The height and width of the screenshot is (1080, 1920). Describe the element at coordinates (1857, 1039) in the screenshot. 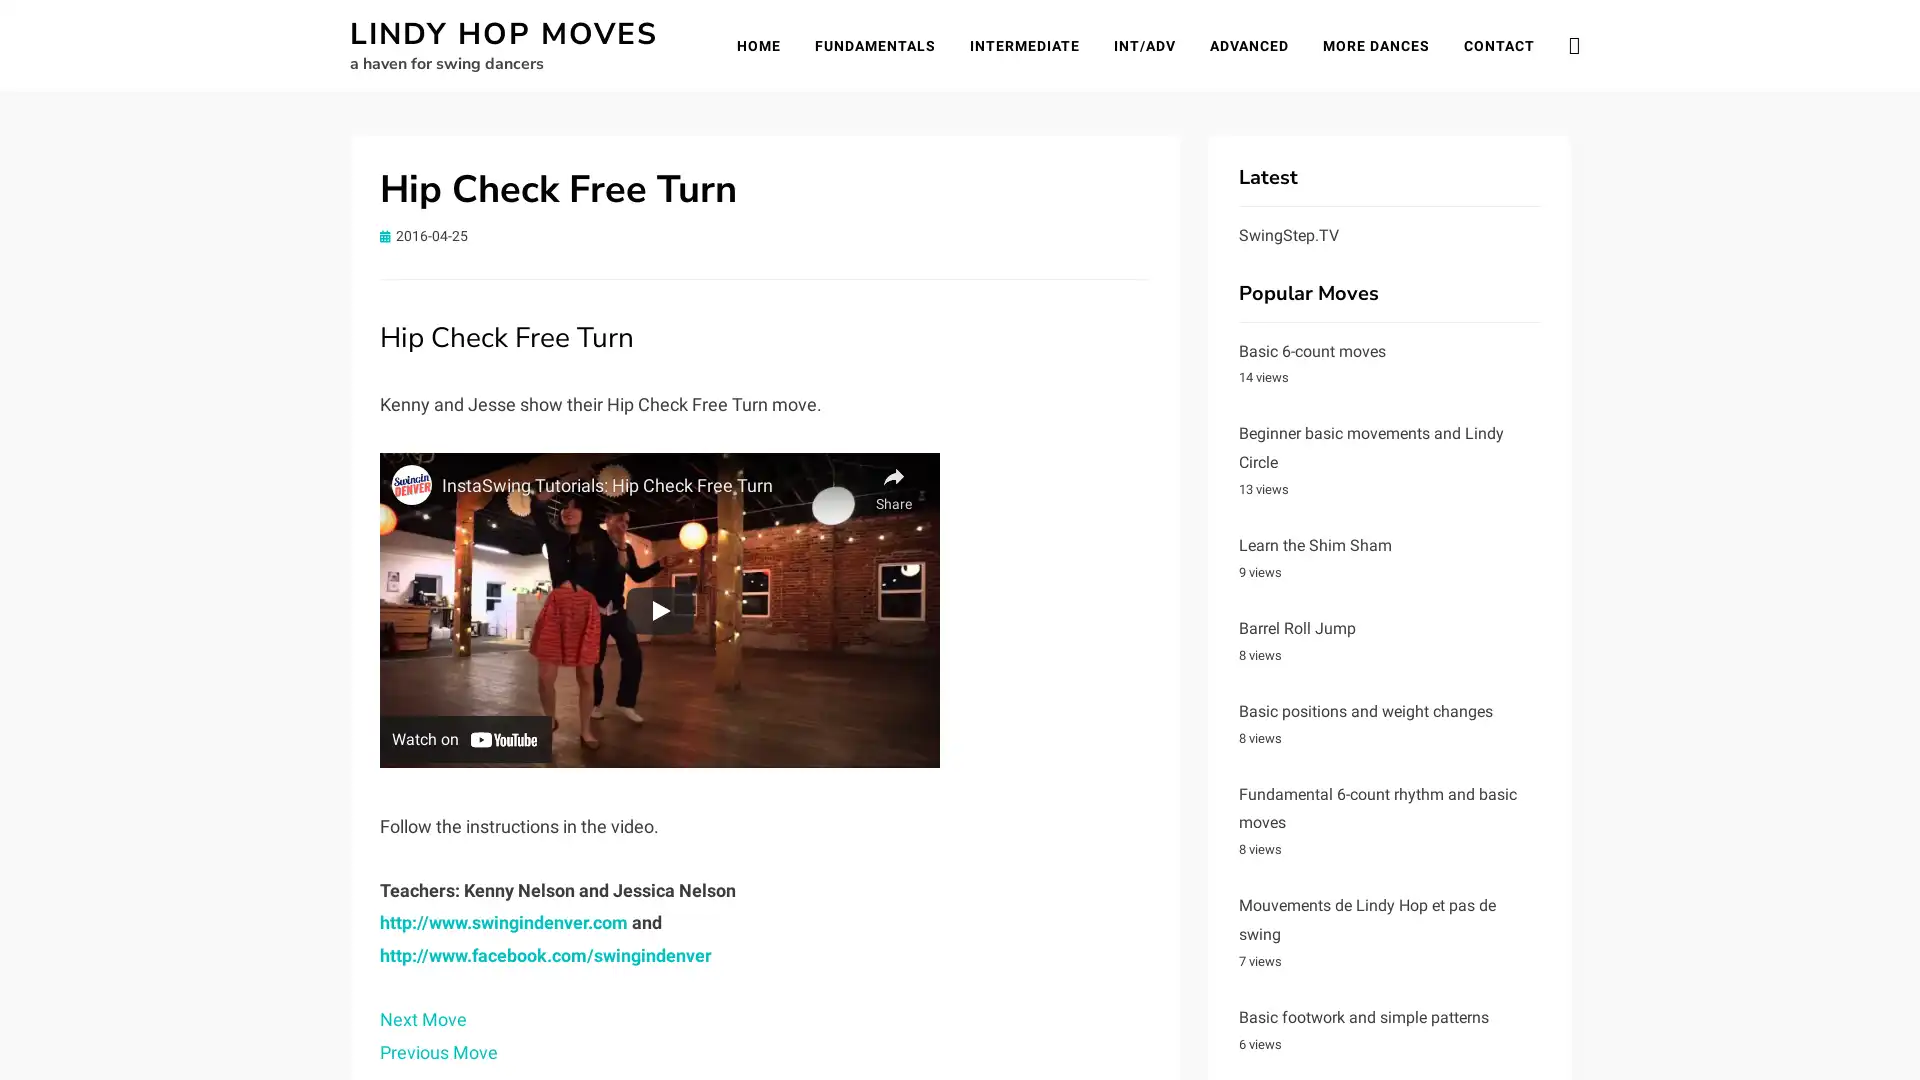

I see `GOT IT` at that location.